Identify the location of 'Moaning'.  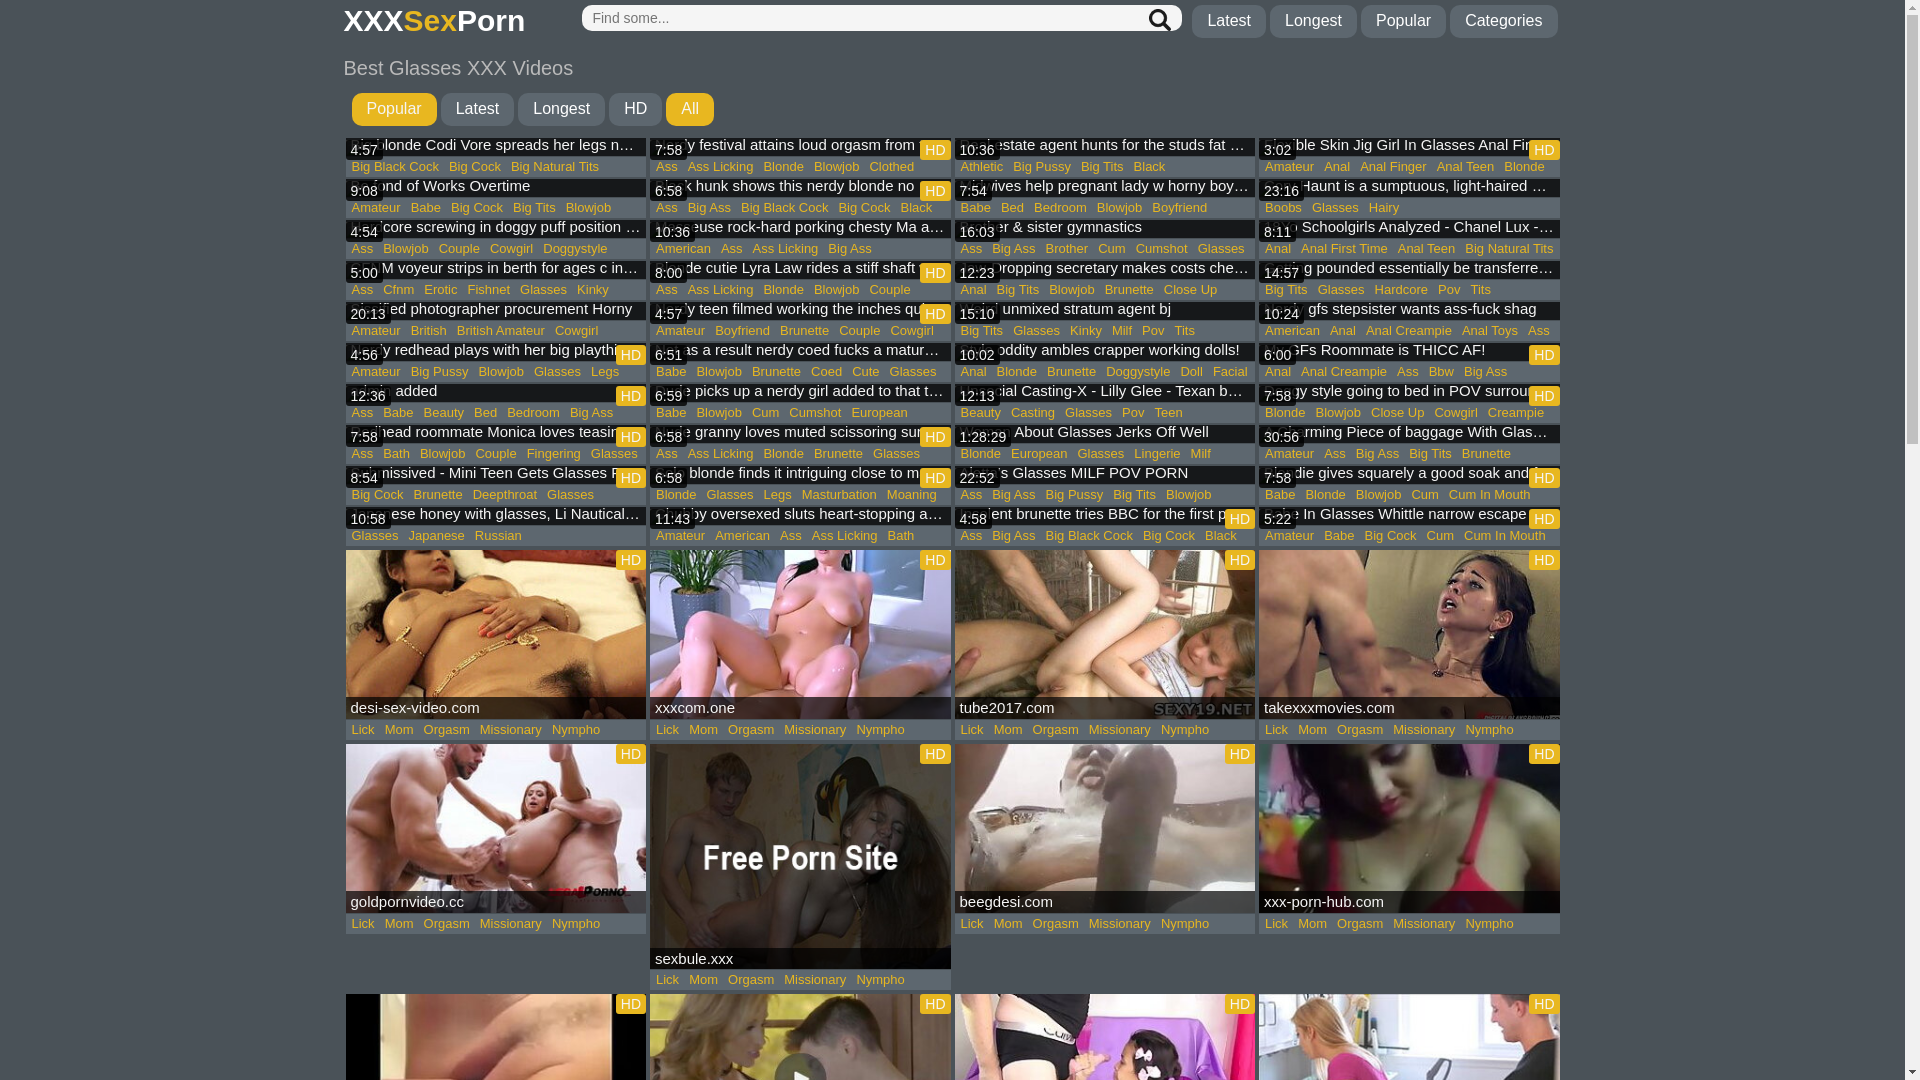
(881, 494).